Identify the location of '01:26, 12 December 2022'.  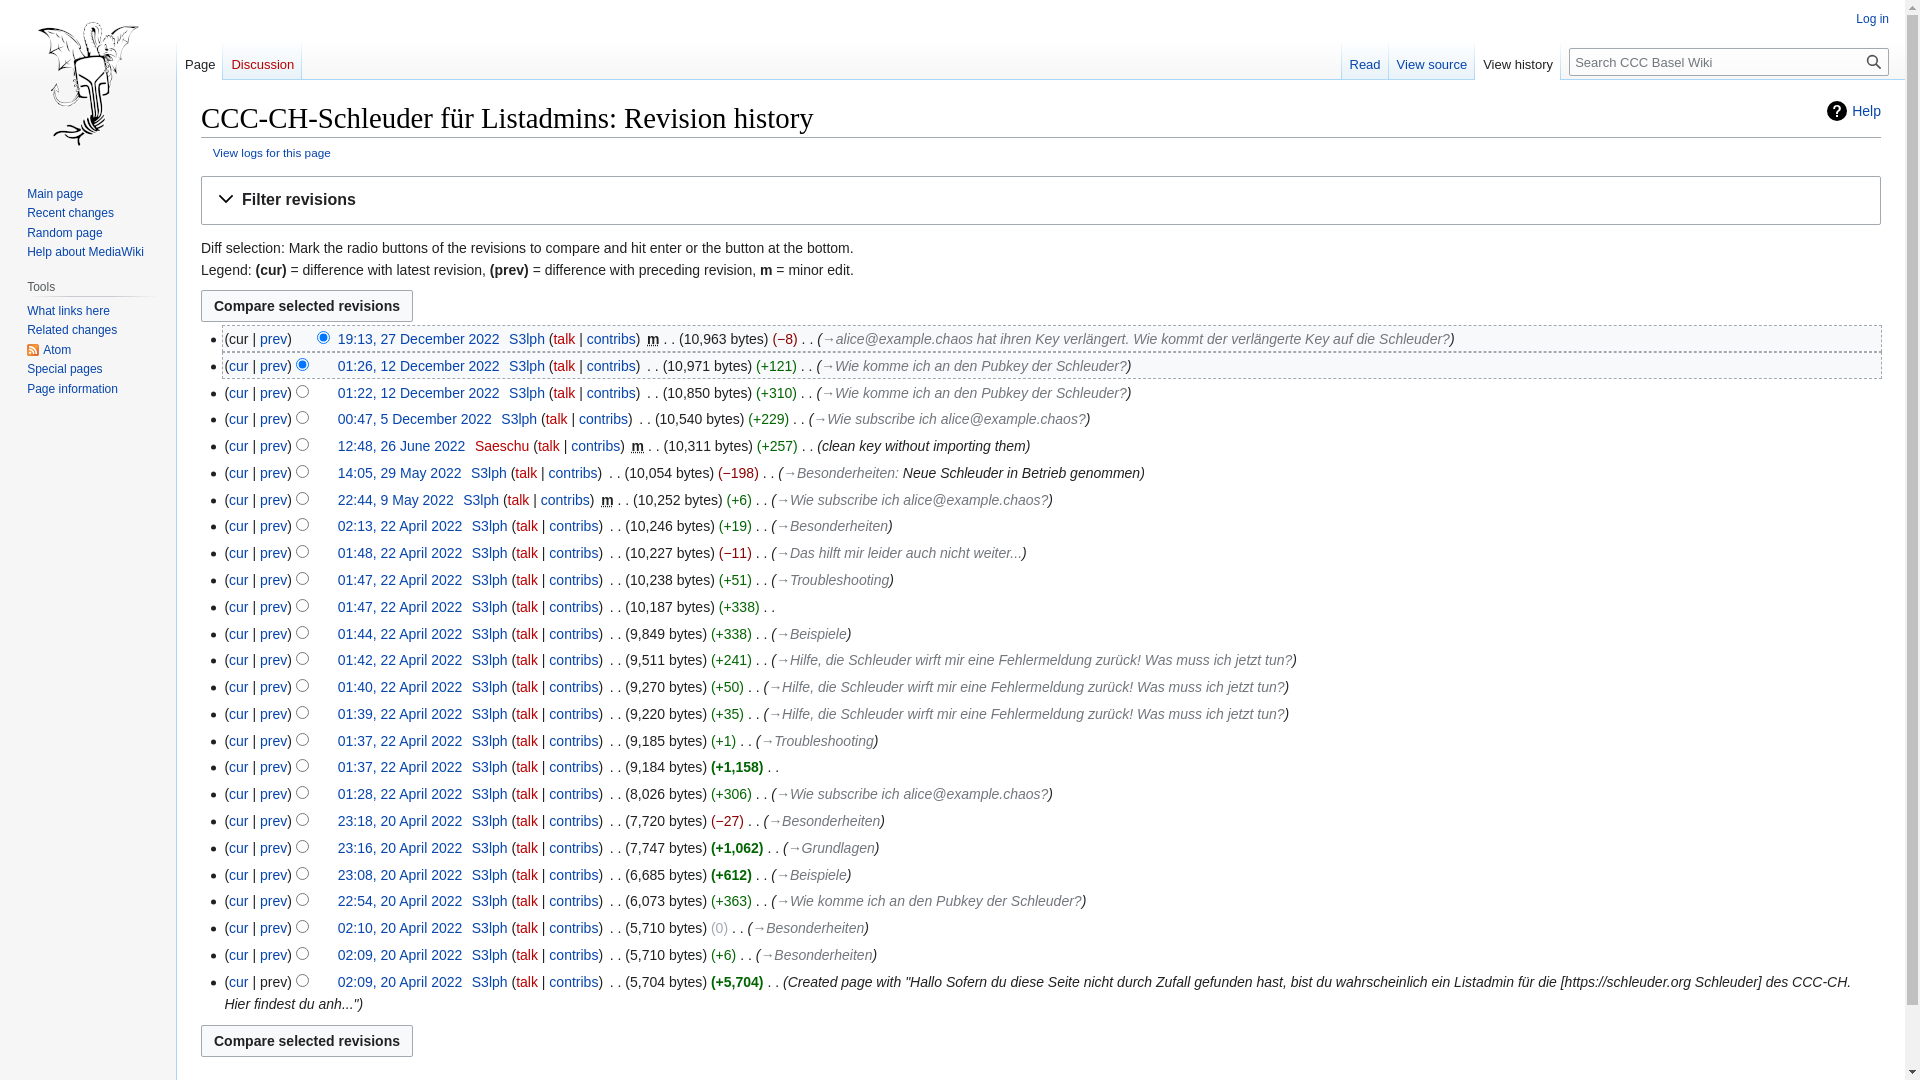
(337, 366).